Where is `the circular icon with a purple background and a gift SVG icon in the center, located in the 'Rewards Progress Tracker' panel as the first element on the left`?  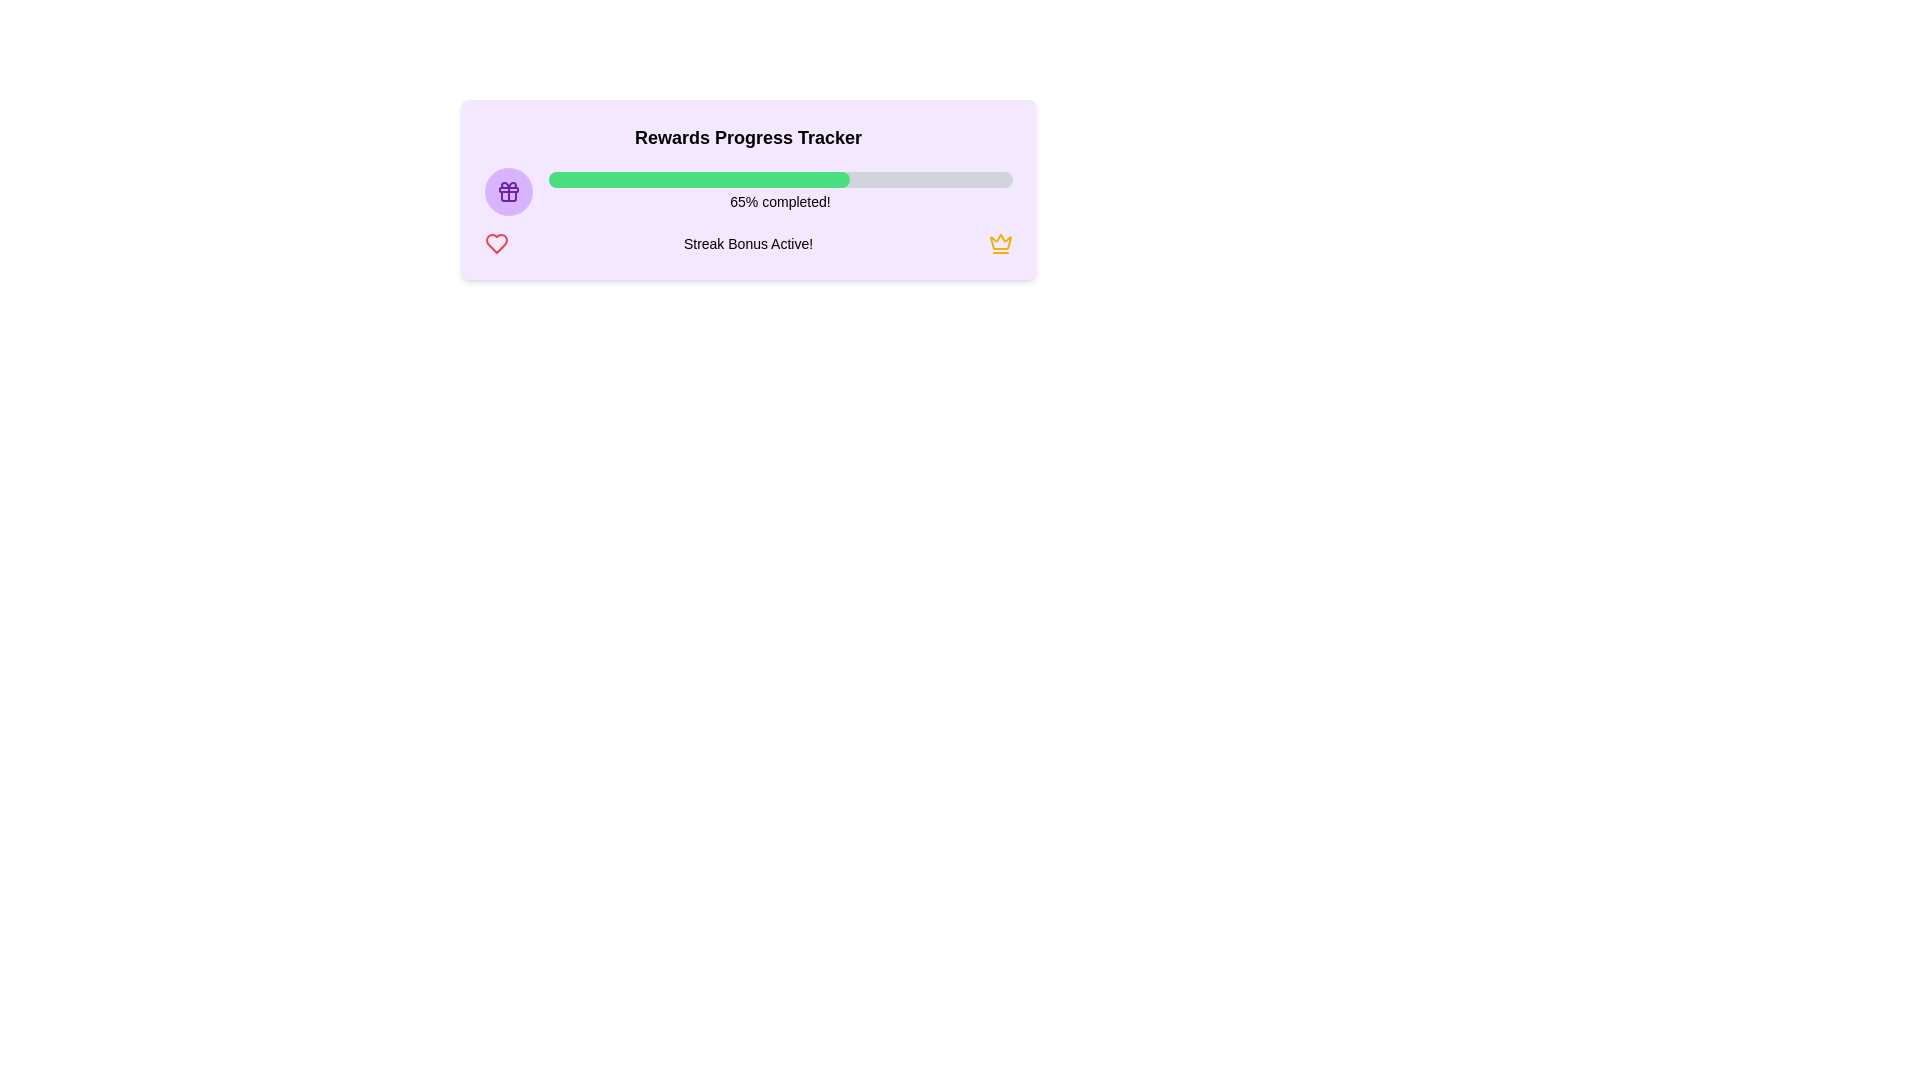
the circular icon with a purple background and a gift SVG icon in the center, located in the 'Rewards Progress Tracker' panel as the first element on the left is located at coordinates (508, 192).